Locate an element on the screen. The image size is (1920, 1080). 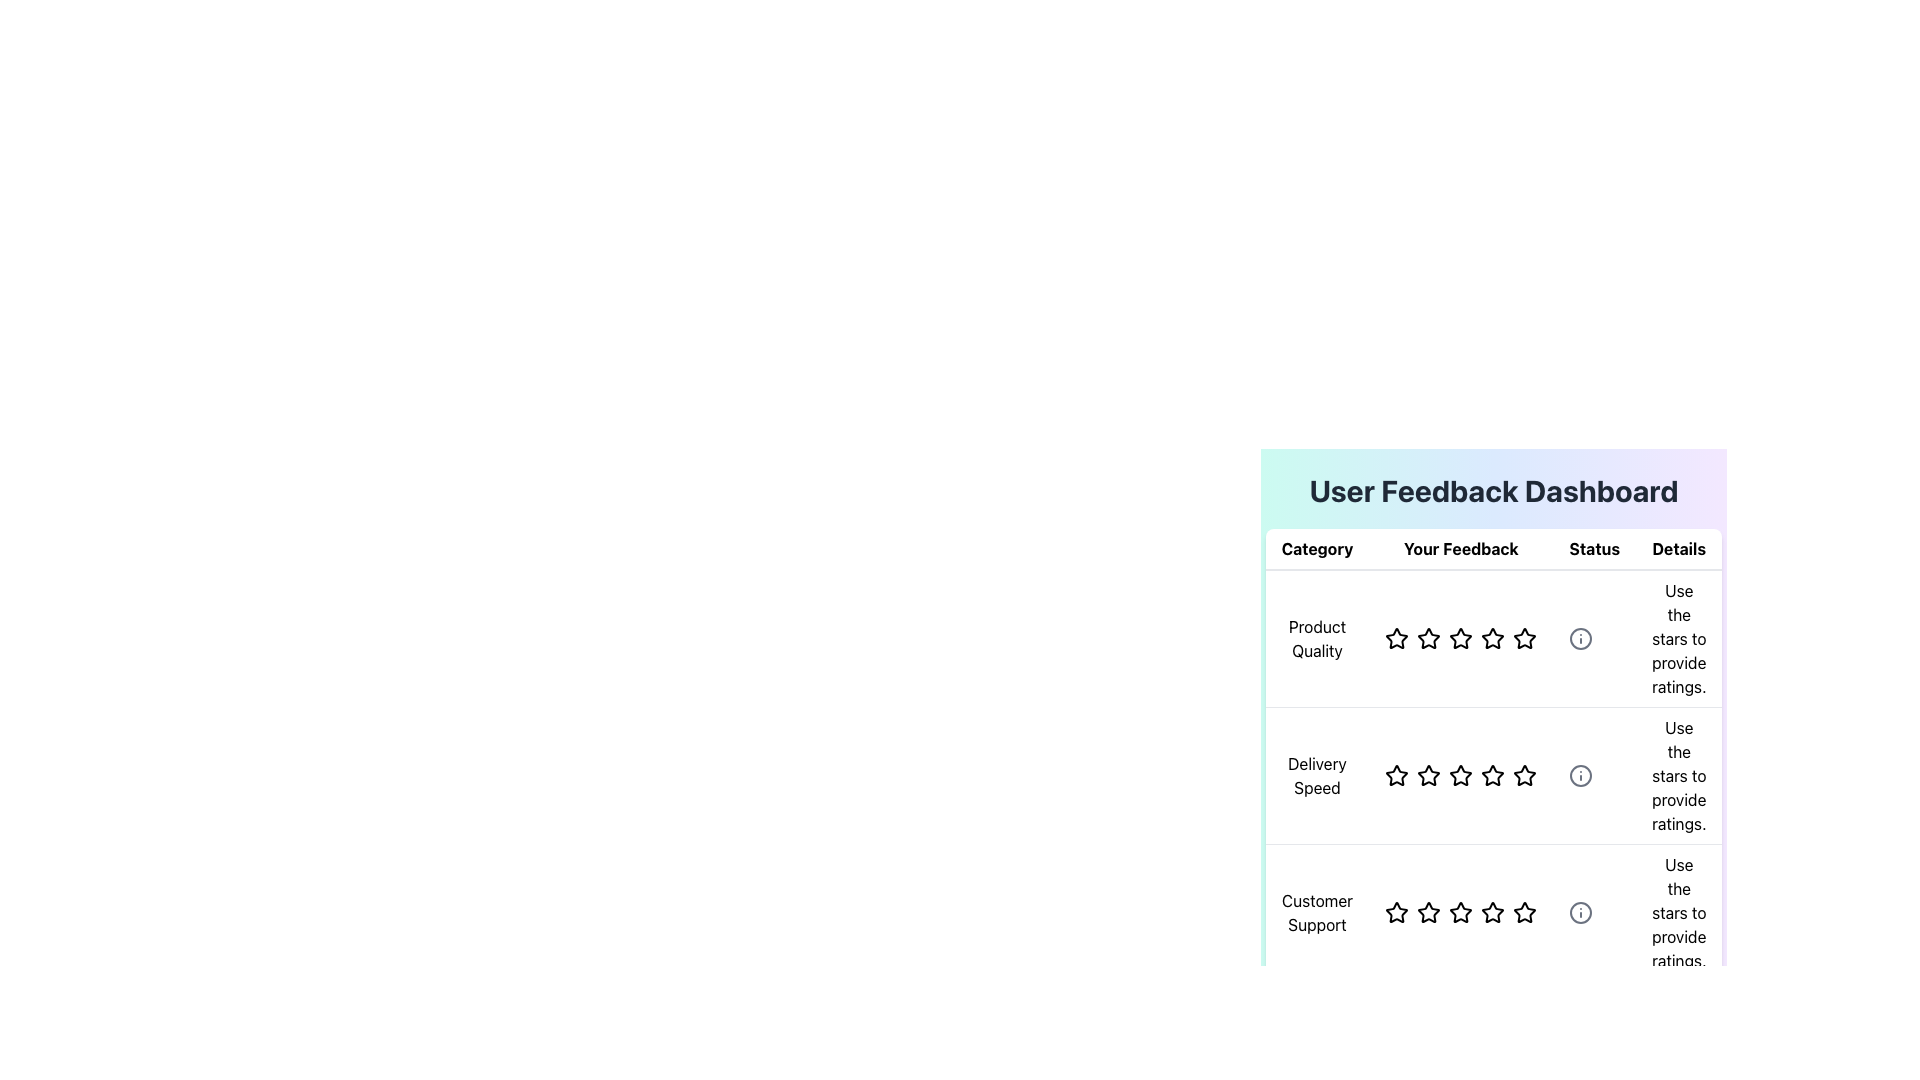
the fourth Rating star icon in the 'Your Feedback' column for 'Product Quality' is located at coordinates (1493, 639).